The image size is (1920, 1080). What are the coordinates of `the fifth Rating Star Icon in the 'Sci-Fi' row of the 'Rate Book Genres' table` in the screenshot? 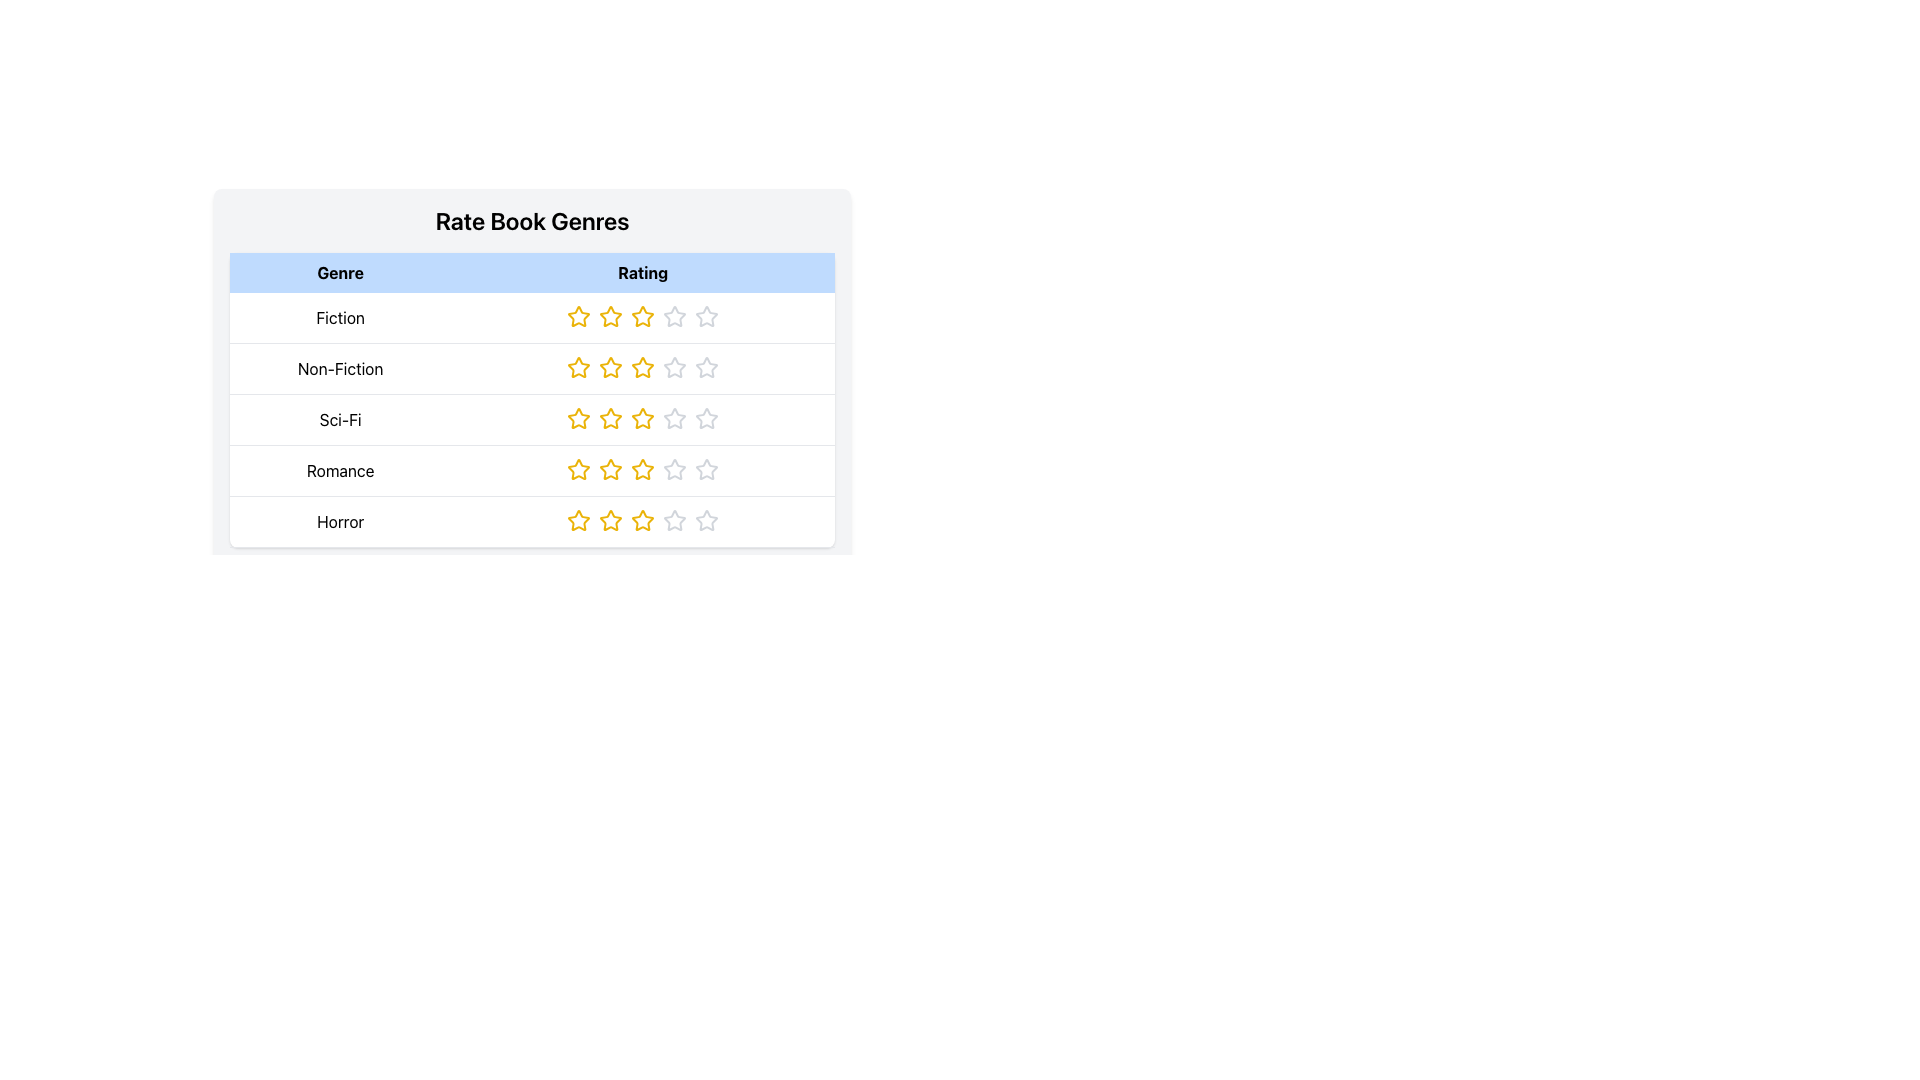 It's located at (707, 418).